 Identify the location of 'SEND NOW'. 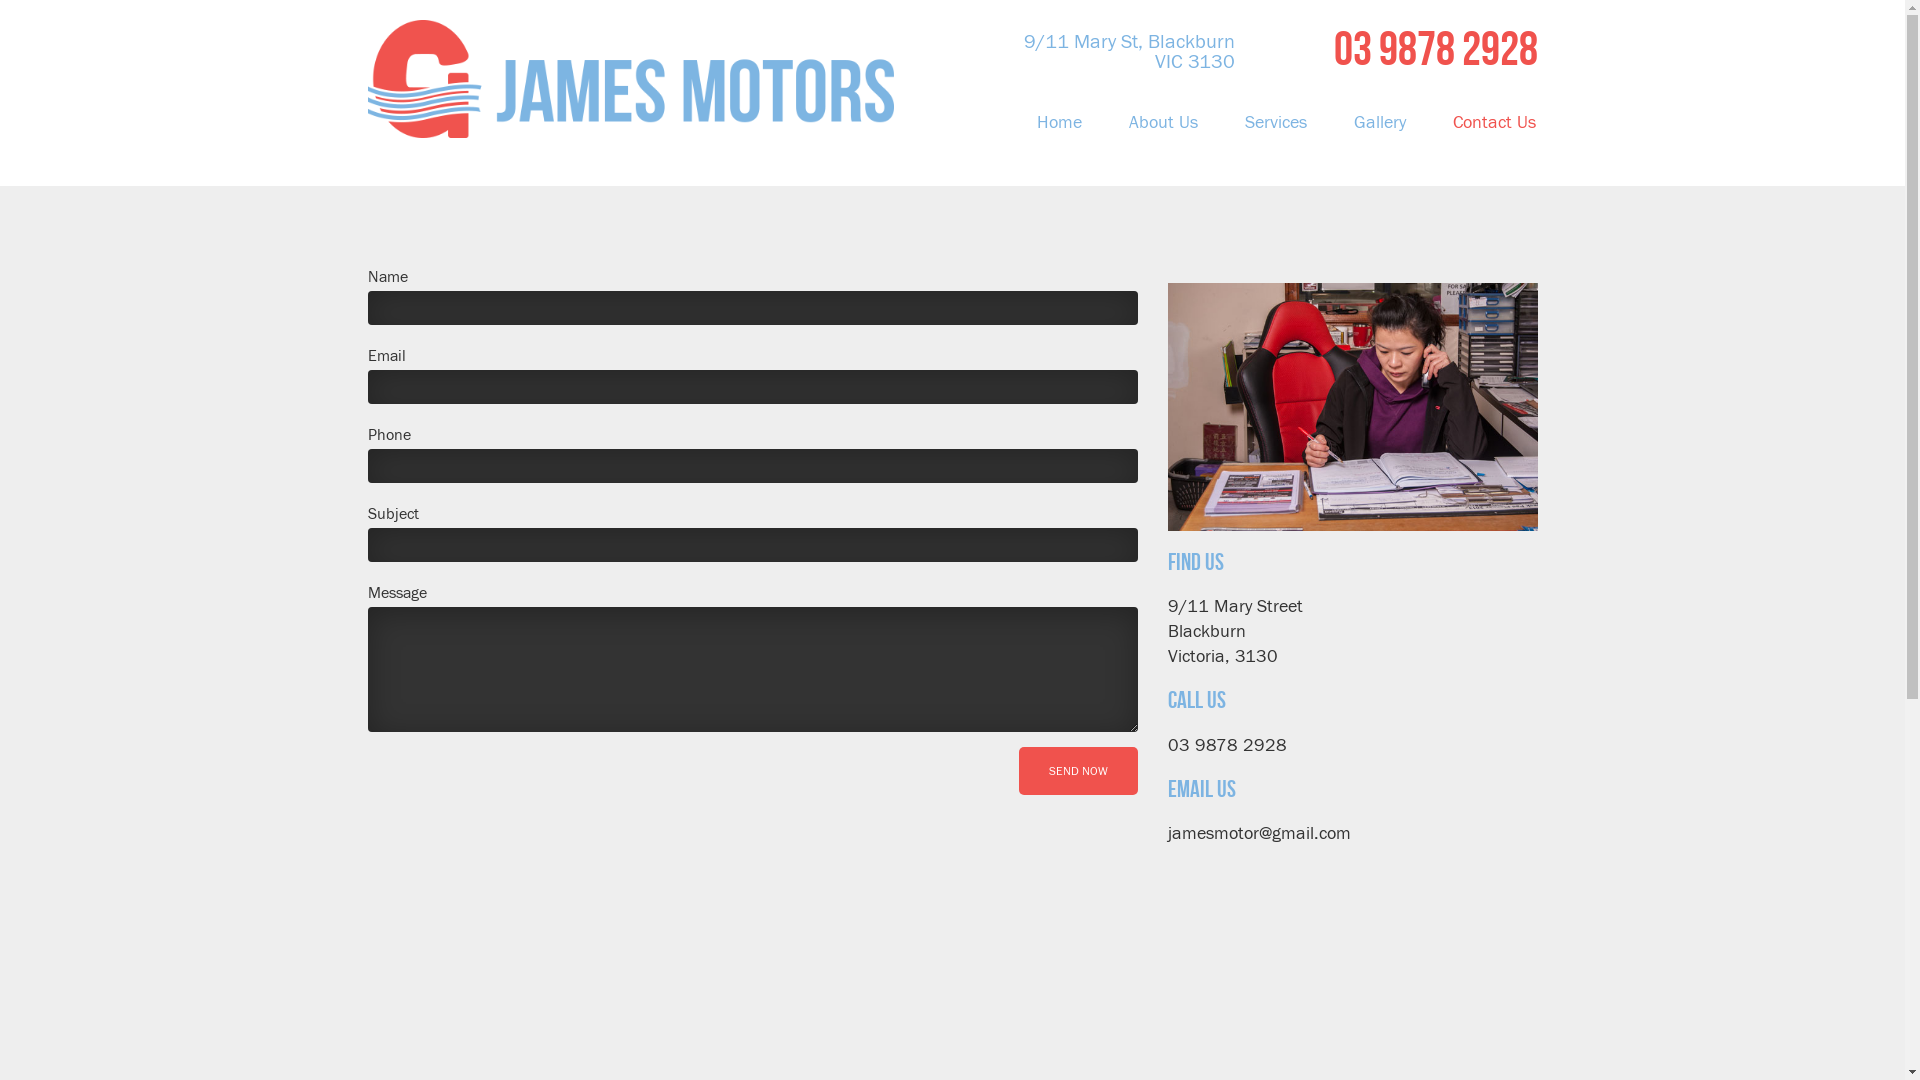
(1076, 770).